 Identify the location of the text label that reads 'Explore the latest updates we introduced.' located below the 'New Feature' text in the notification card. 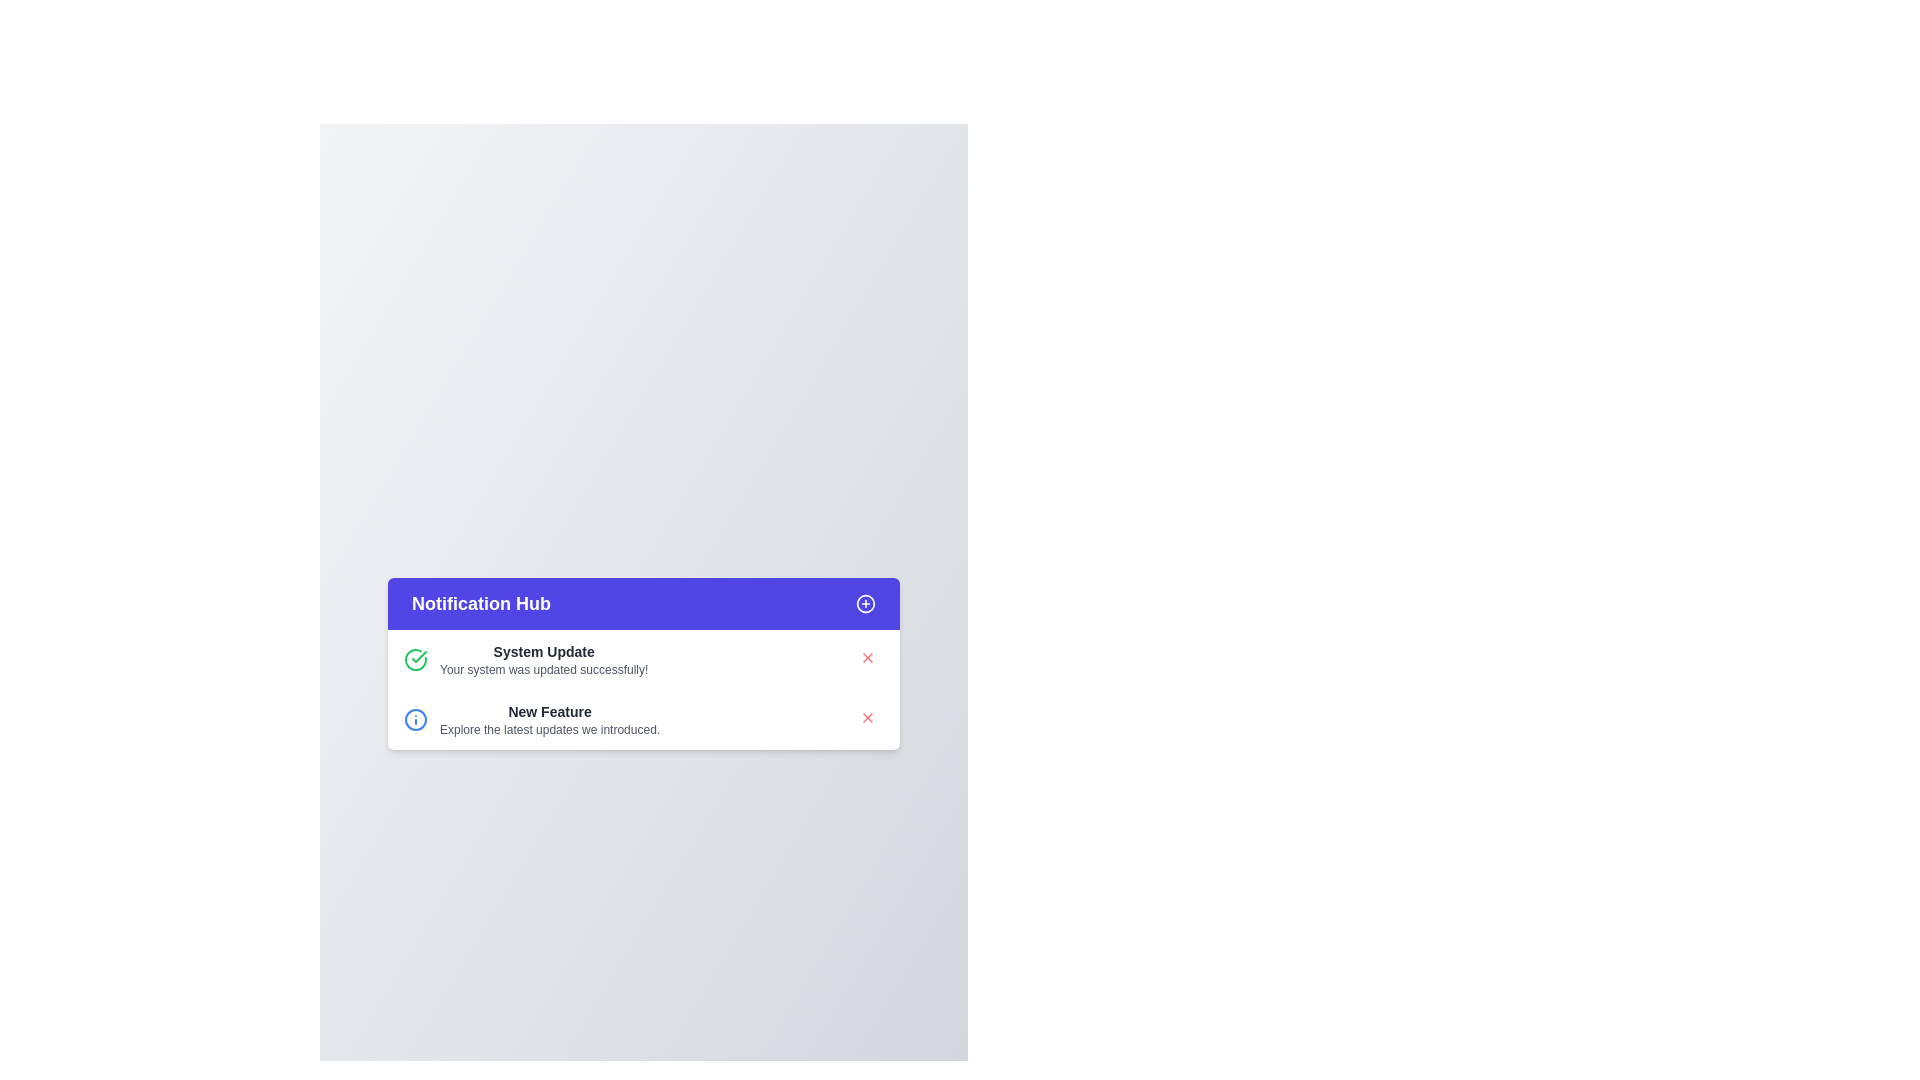
(550, 729).